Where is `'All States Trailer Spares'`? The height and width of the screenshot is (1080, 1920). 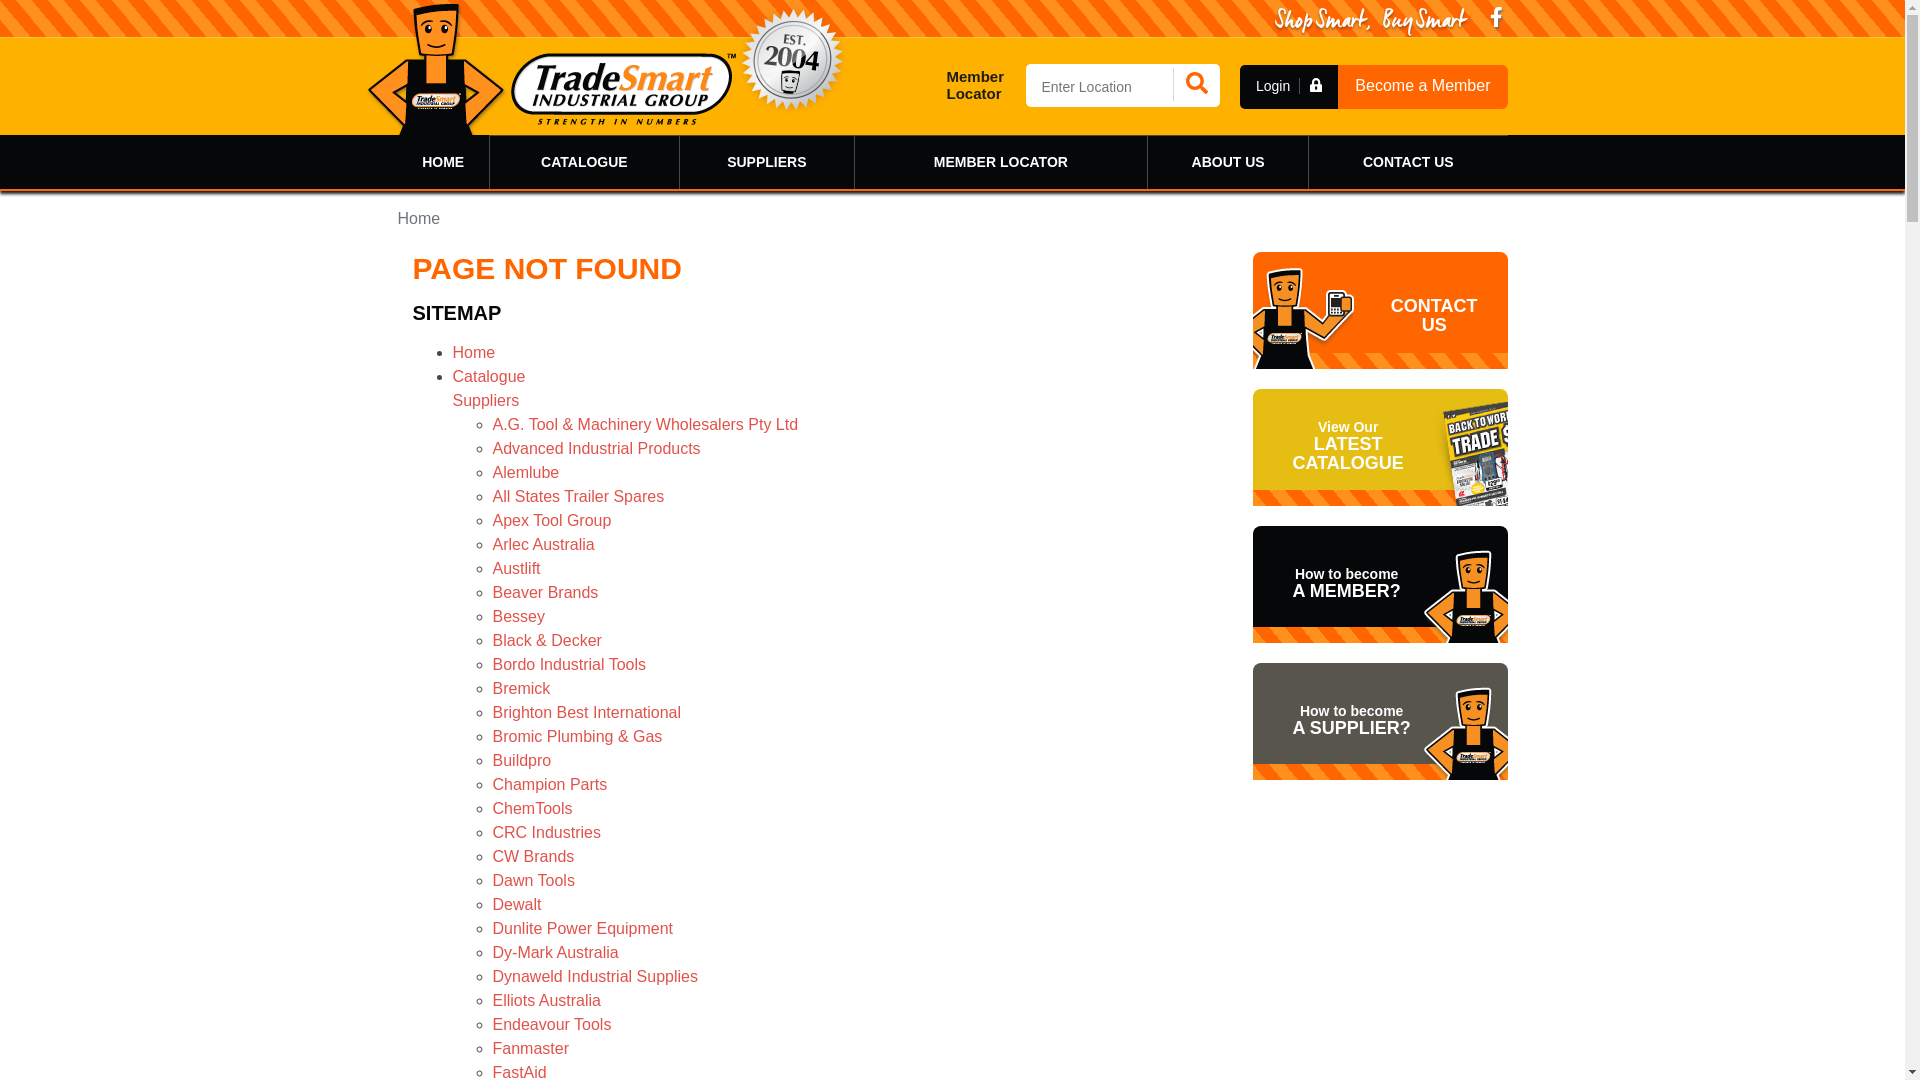 'All States Trailer Spares' is located at coordinates (576, 495).